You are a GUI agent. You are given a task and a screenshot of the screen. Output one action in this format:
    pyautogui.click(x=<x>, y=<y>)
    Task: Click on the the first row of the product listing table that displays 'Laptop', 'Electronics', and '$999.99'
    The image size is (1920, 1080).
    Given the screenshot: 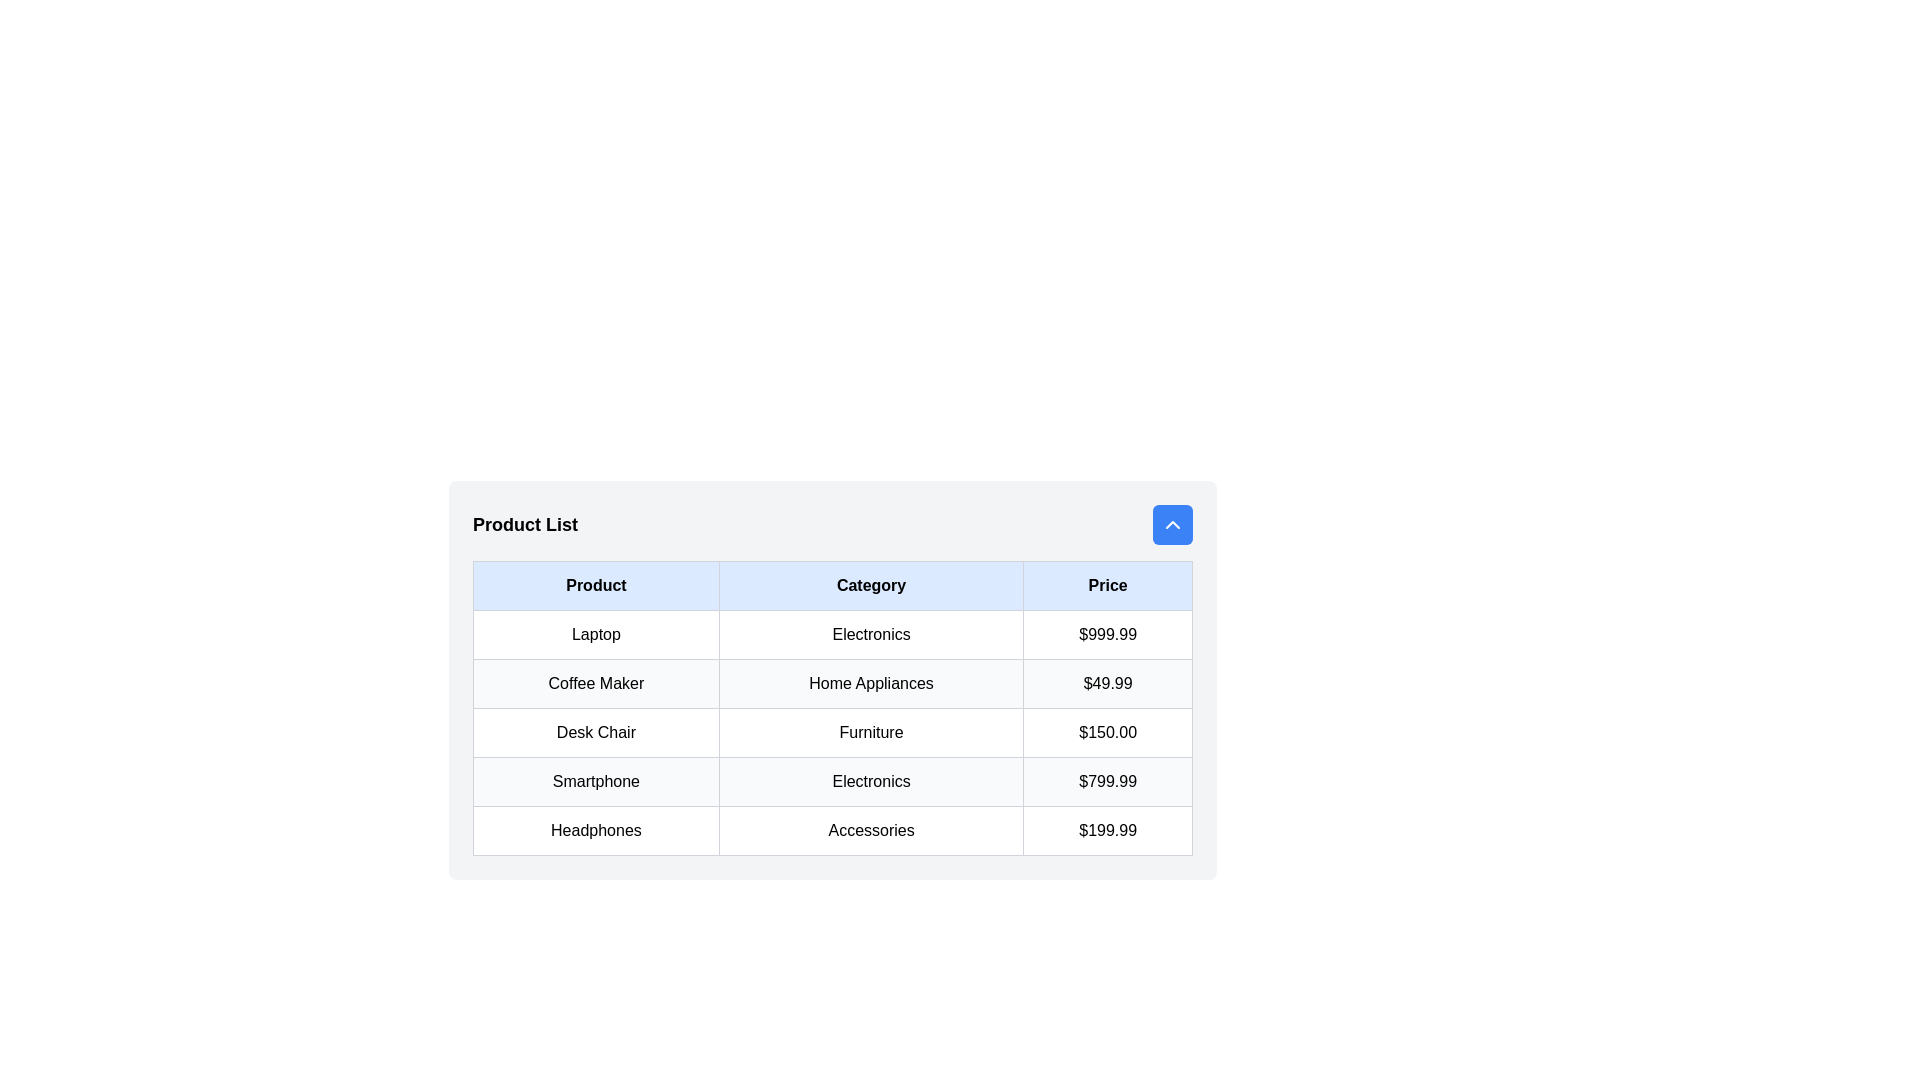 What is the action you would take?
    pyautogui.click(x=833, y=635)
    